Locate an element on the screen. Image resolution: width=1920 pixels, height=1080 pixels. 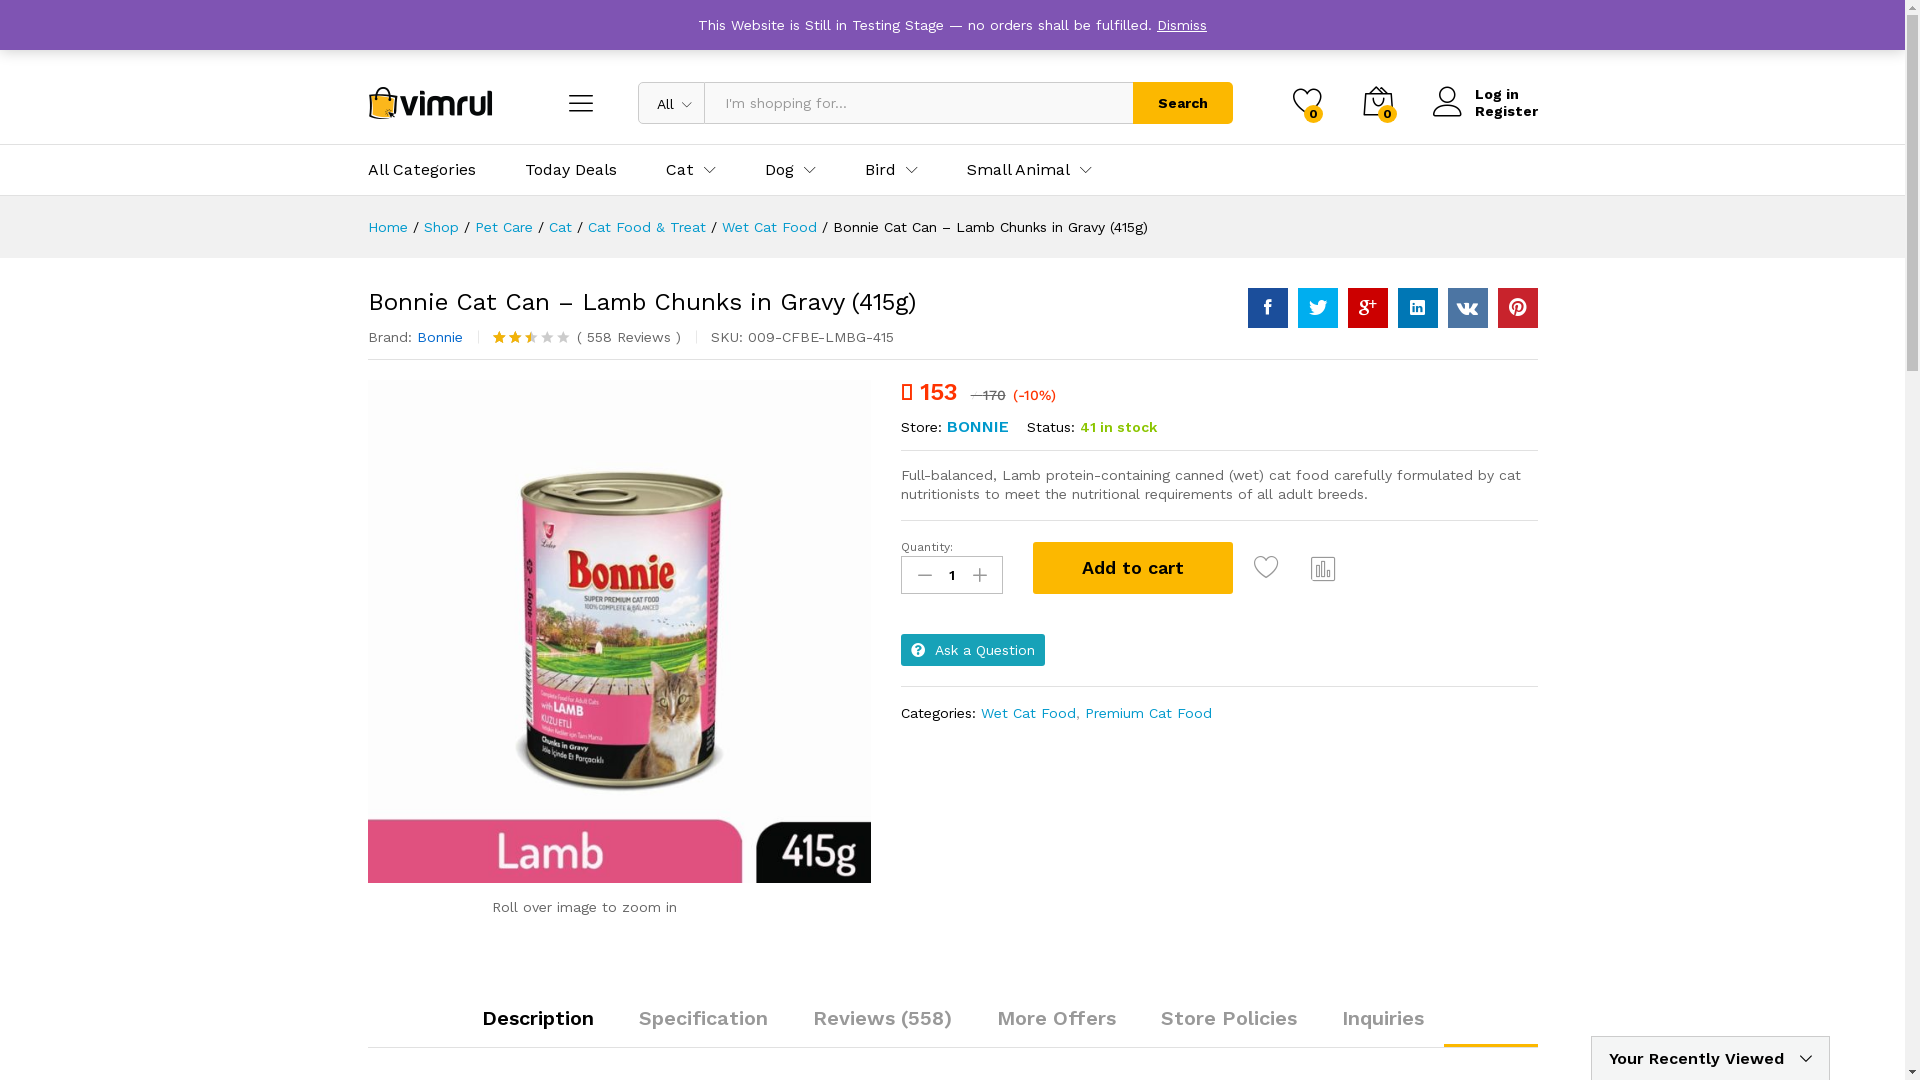
'Log in' is located at coordinates (1484, 94).